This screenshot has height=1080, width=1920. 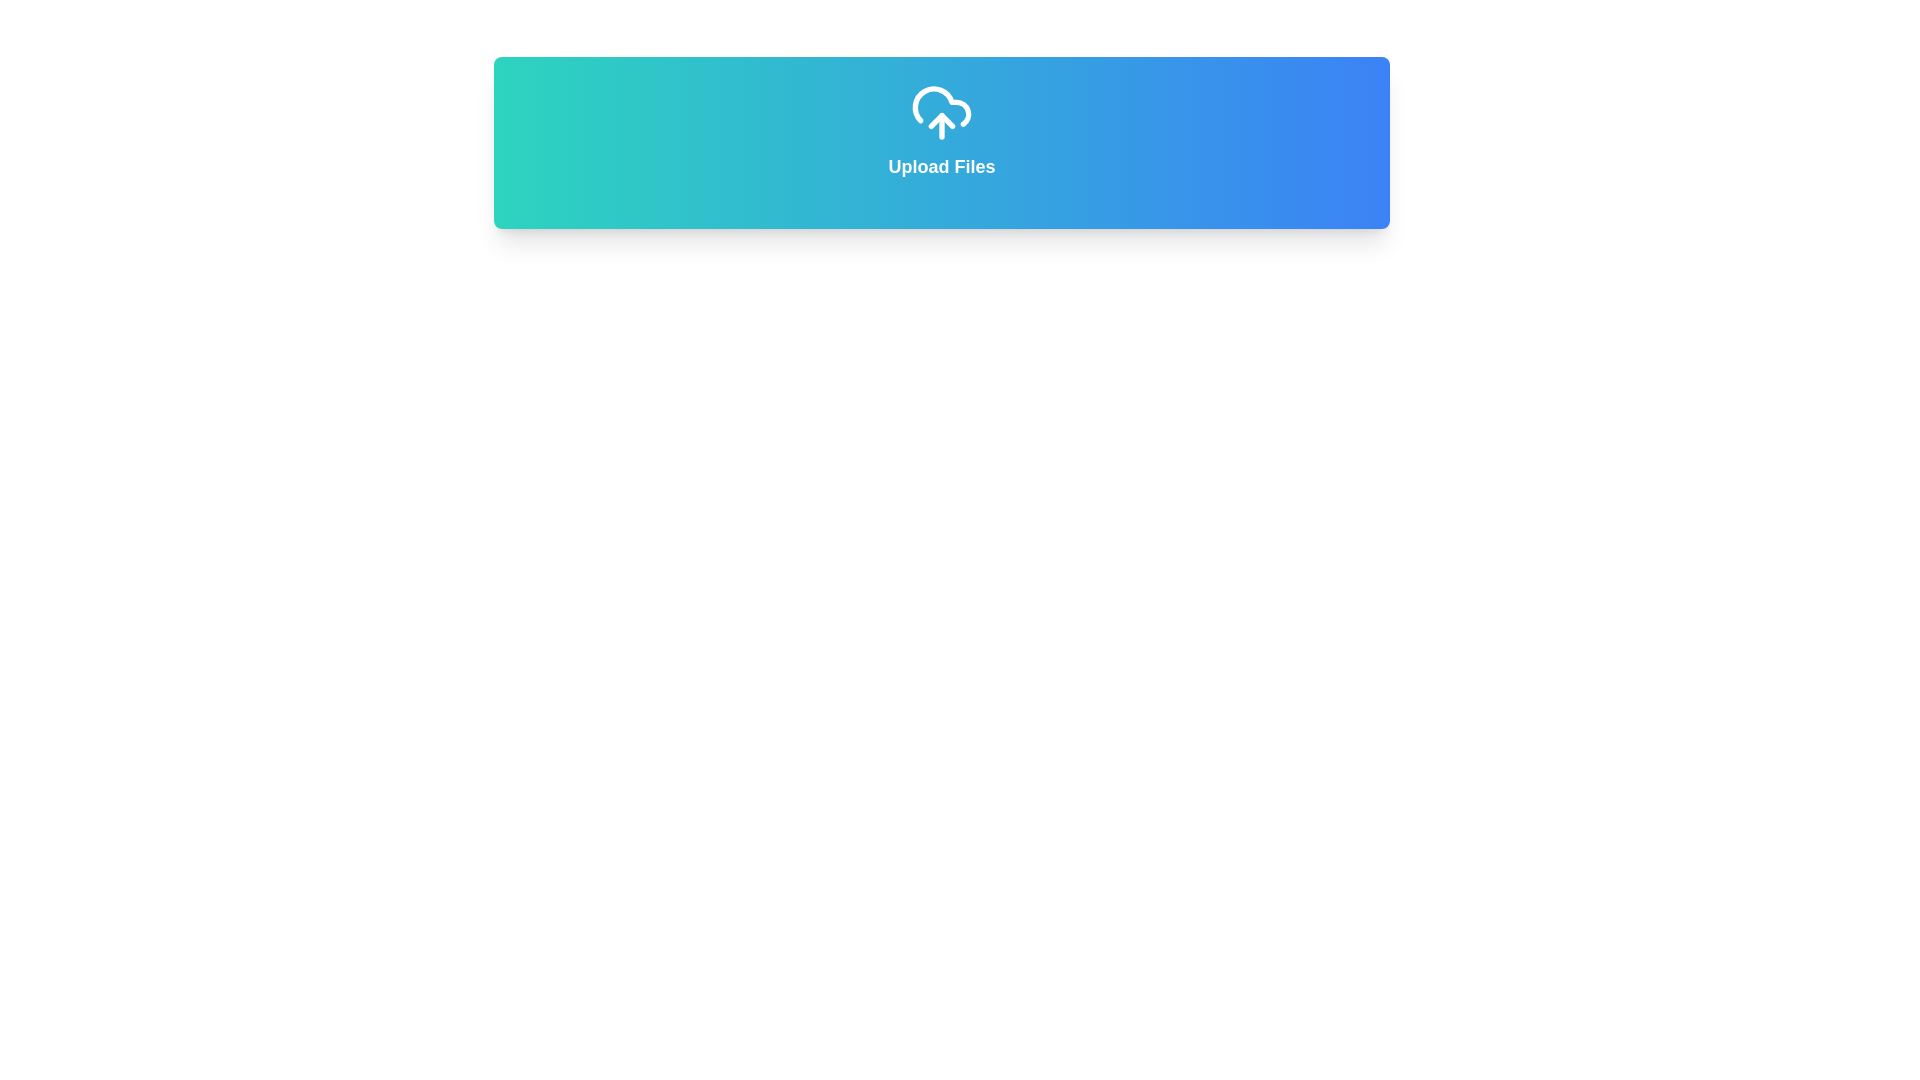 What do you see at coordinates (940, 165) in the screenshot?
I see `the static text label that reads 'Upload Files', which is styled in bold font and located centrally beneath an upload icon within a gradient blue header` at bounding box center [940, 165].